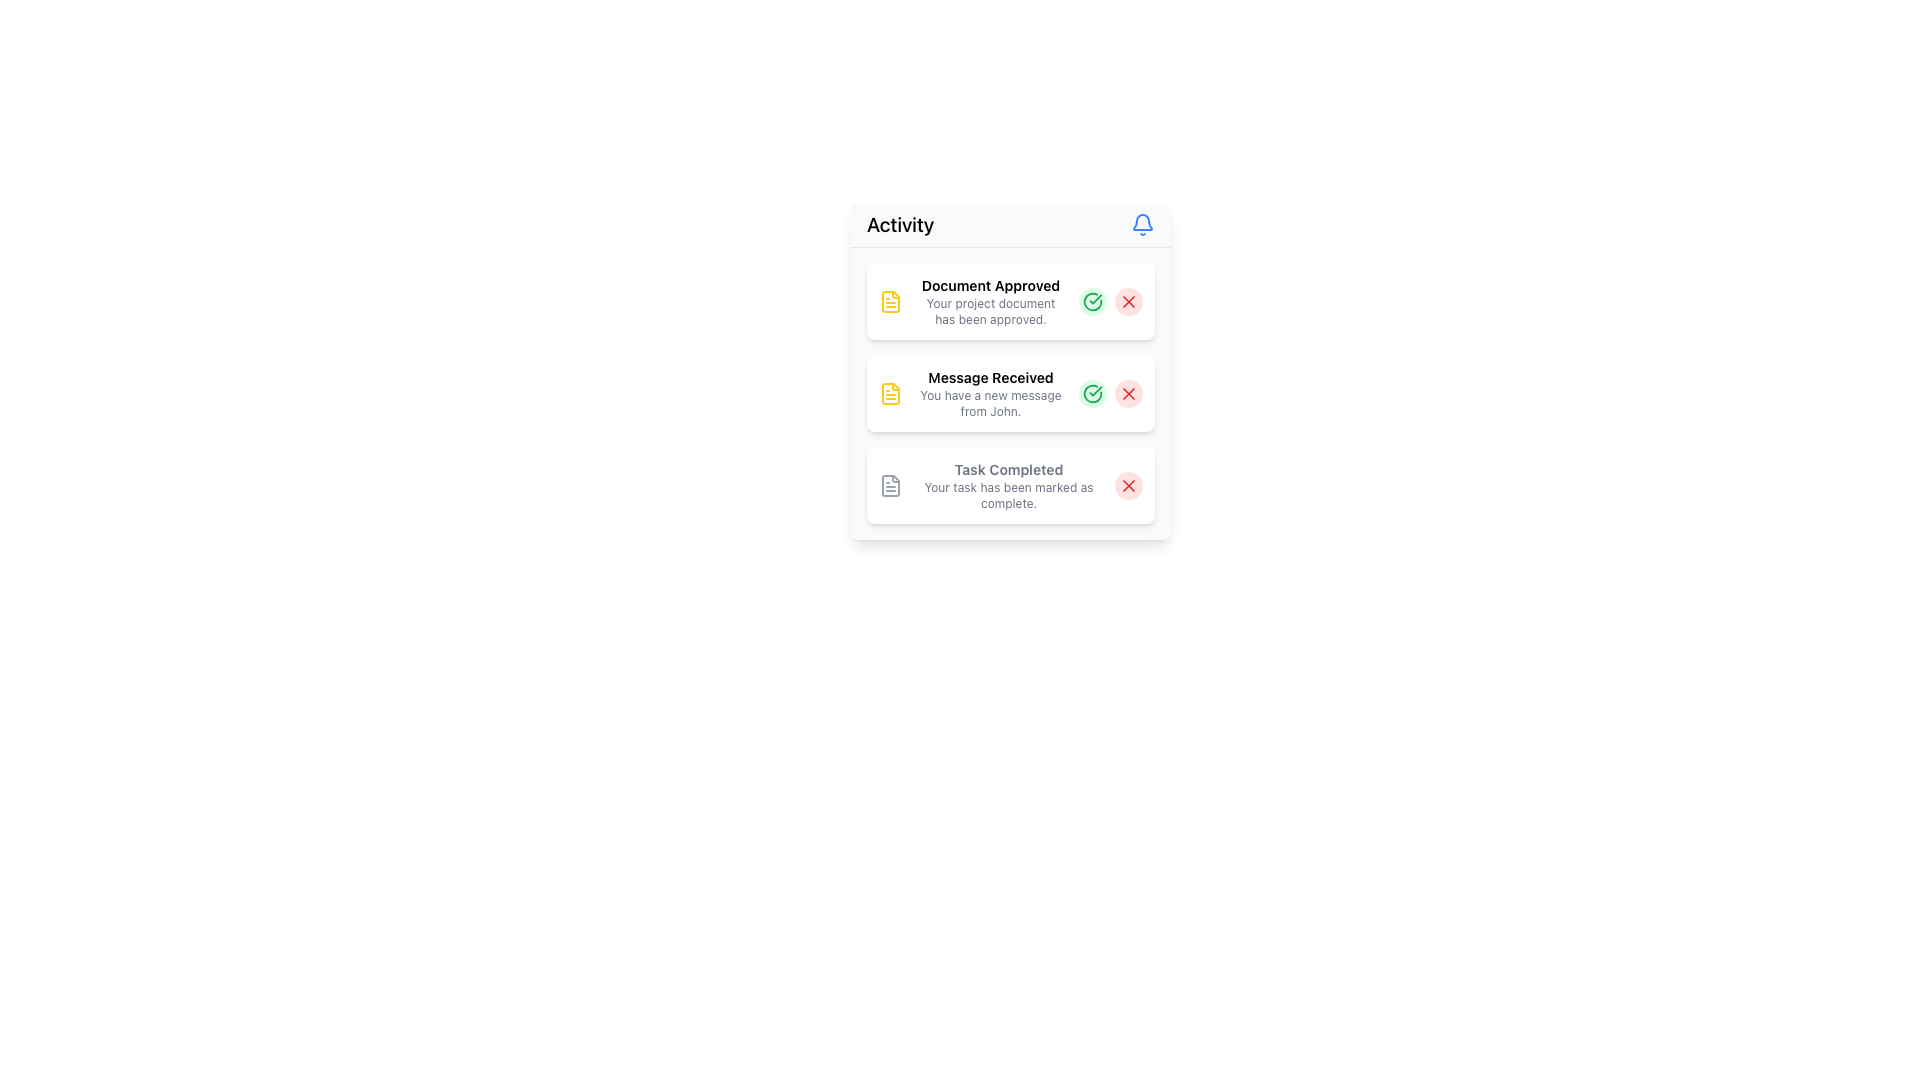  I want to click on text label displaying 'Document Approved' located towards the top left of the activity panel, above the subtext 'Your project document has been approved.', so click(990, 285).